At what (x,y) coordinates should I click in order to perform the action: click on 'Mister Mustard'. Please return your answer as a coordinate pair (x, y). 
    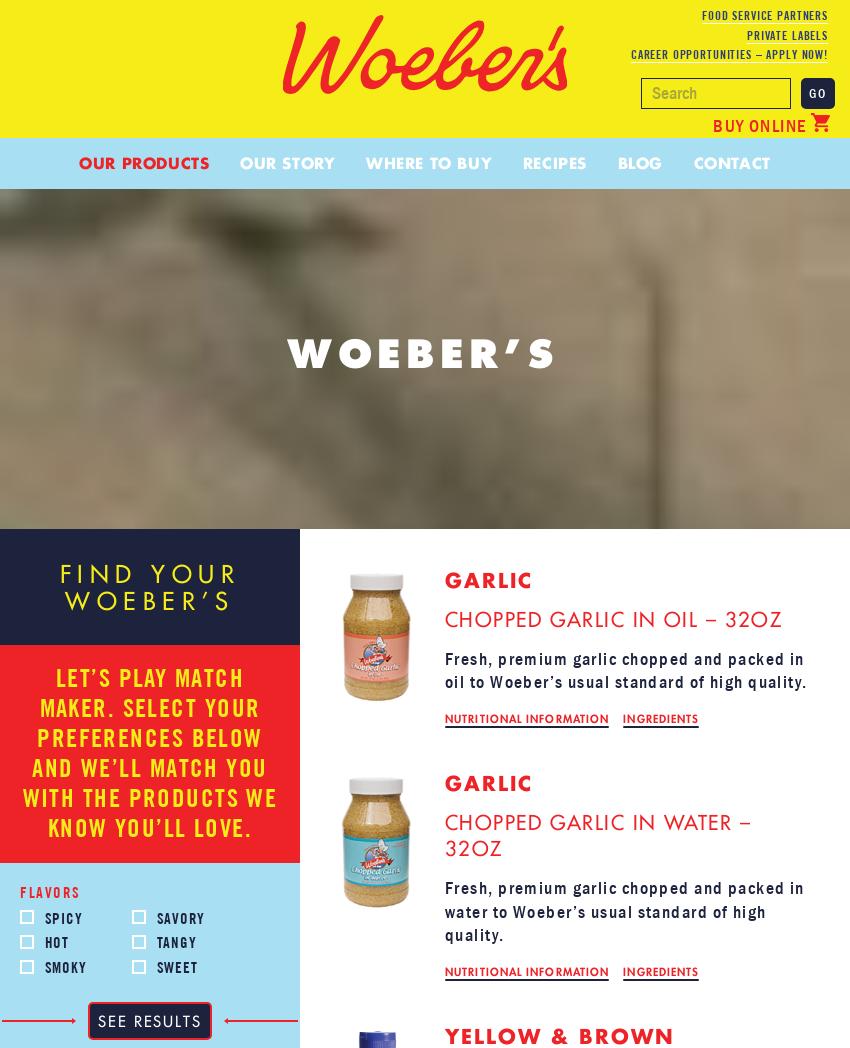
    Looking at the image, I should click on (345, 459).